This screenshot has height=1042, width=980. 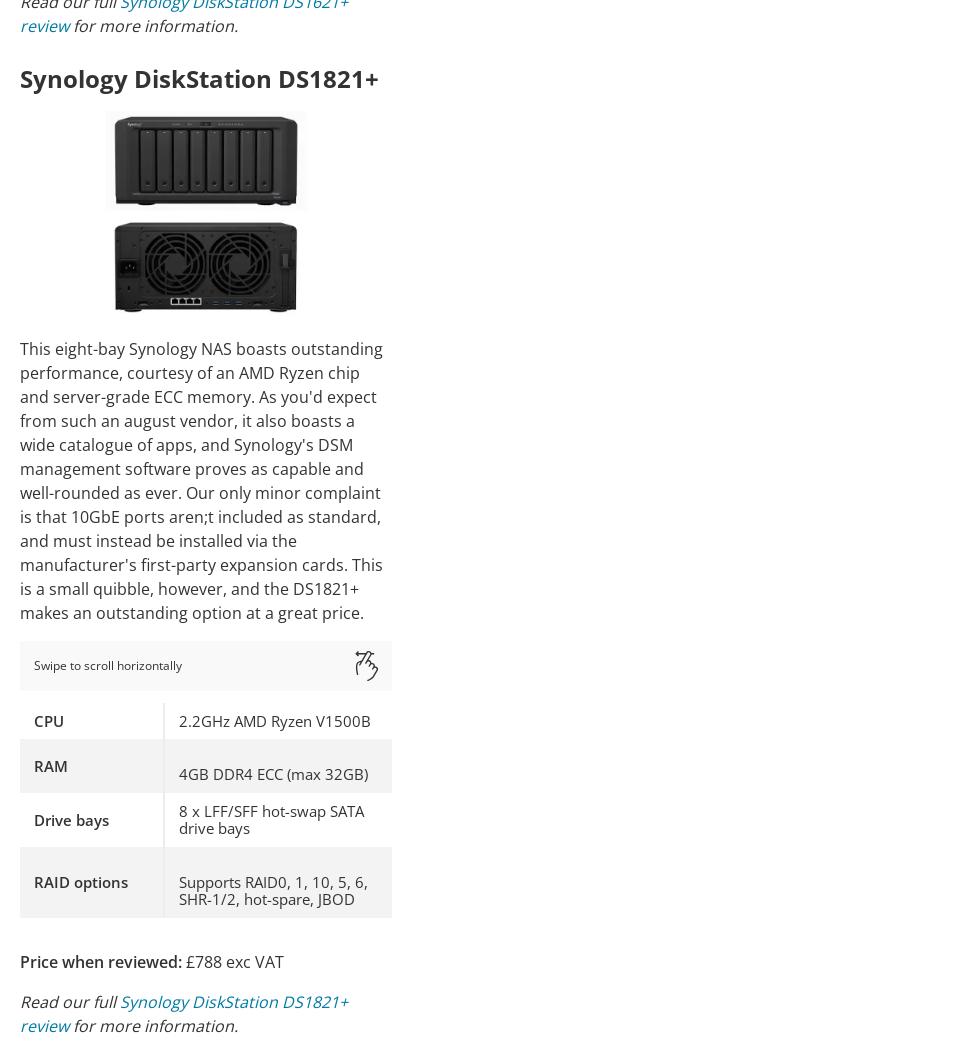 What do you see at coordinates (271, 819) in the screenshot?
I see `'8 x LFF/SFF hot-swap SATA drive bays'` at bounding box center [271, 819].